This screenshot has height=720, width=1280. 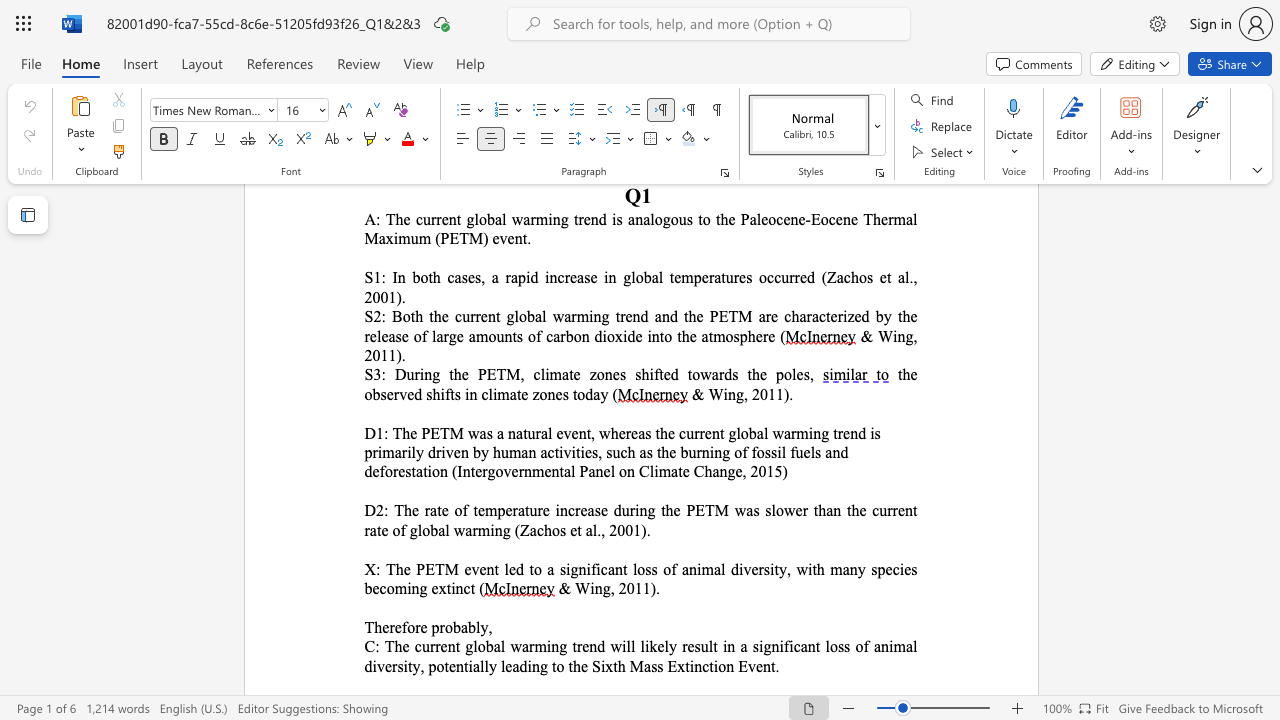 I want to click on the subset text "ratures occurred (" within the text "S1: In both cases, a rapid increase in global temperatures occurred (Zachos et al., 2001).", so click(x=708, y=277).